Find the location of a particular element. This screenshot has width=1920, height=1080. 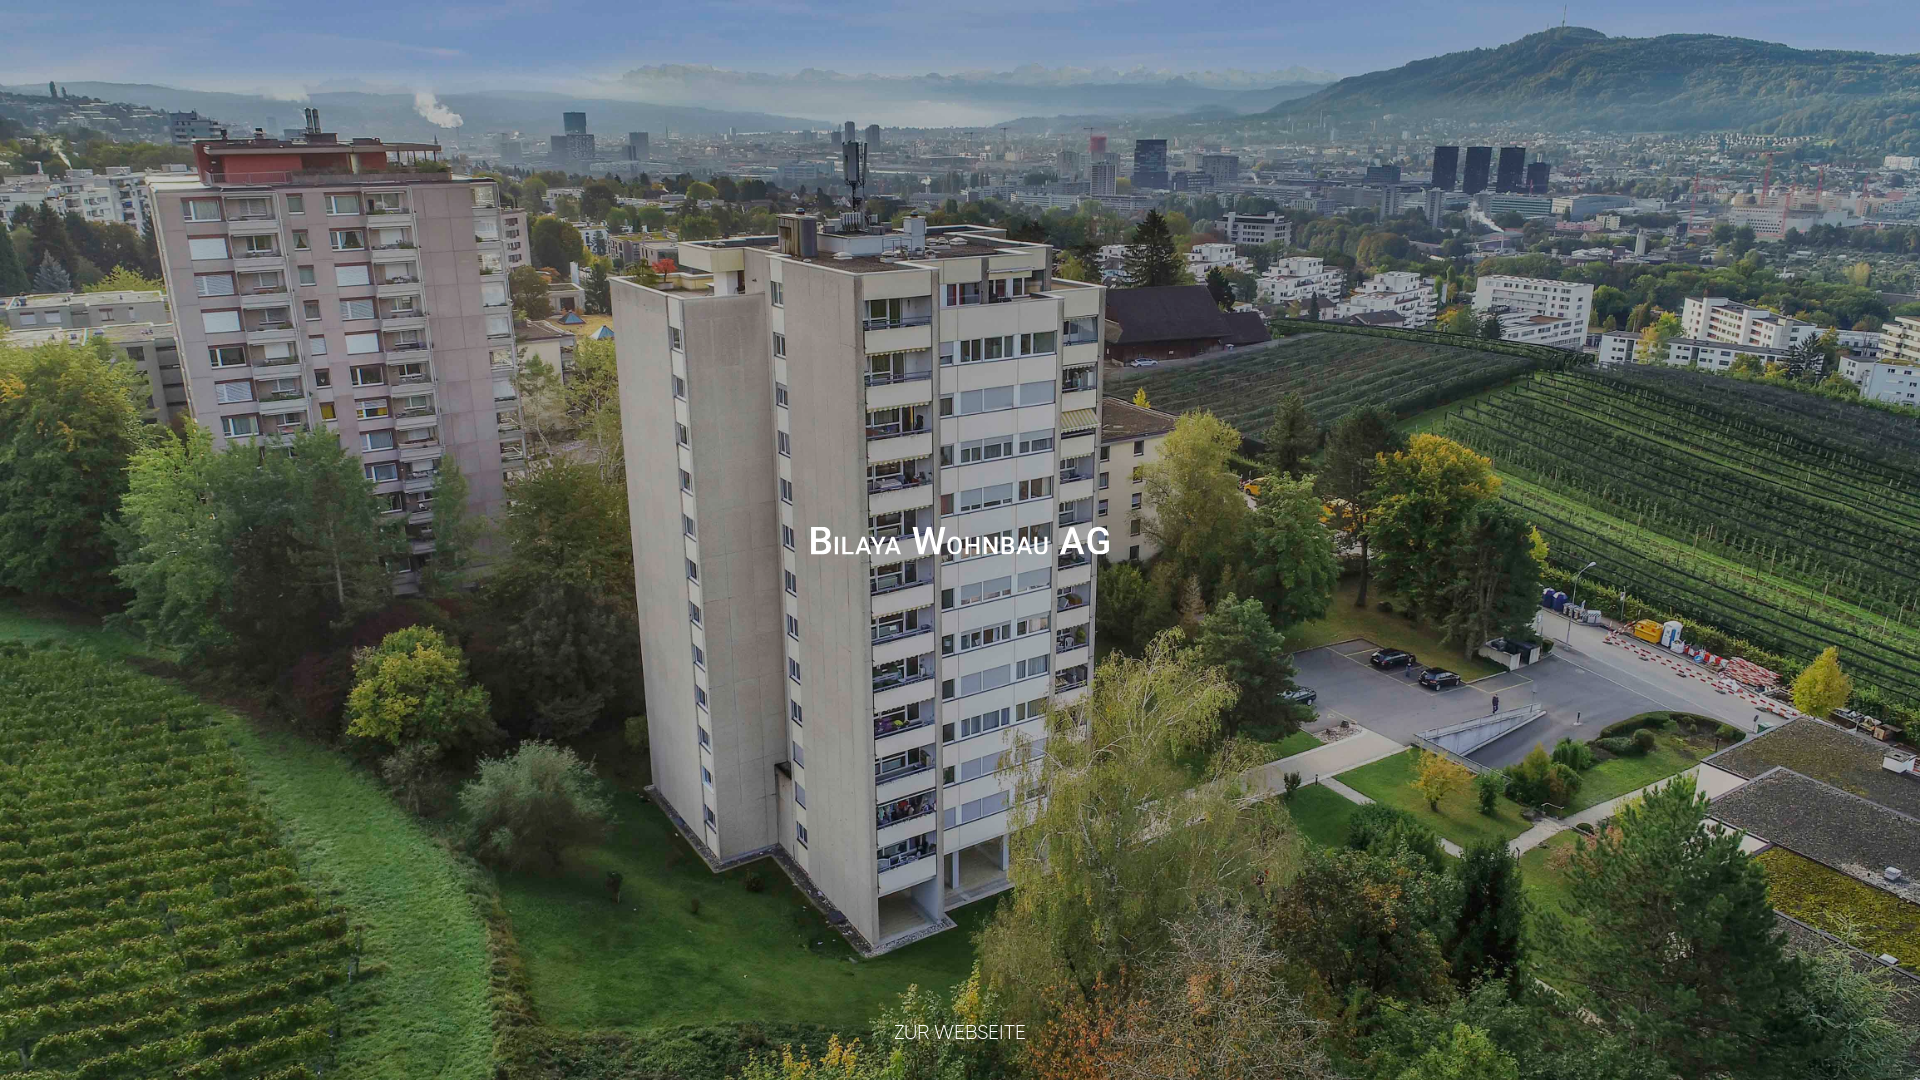

'ZUR WEBSEITE' is located at coordinates (960, 1032).